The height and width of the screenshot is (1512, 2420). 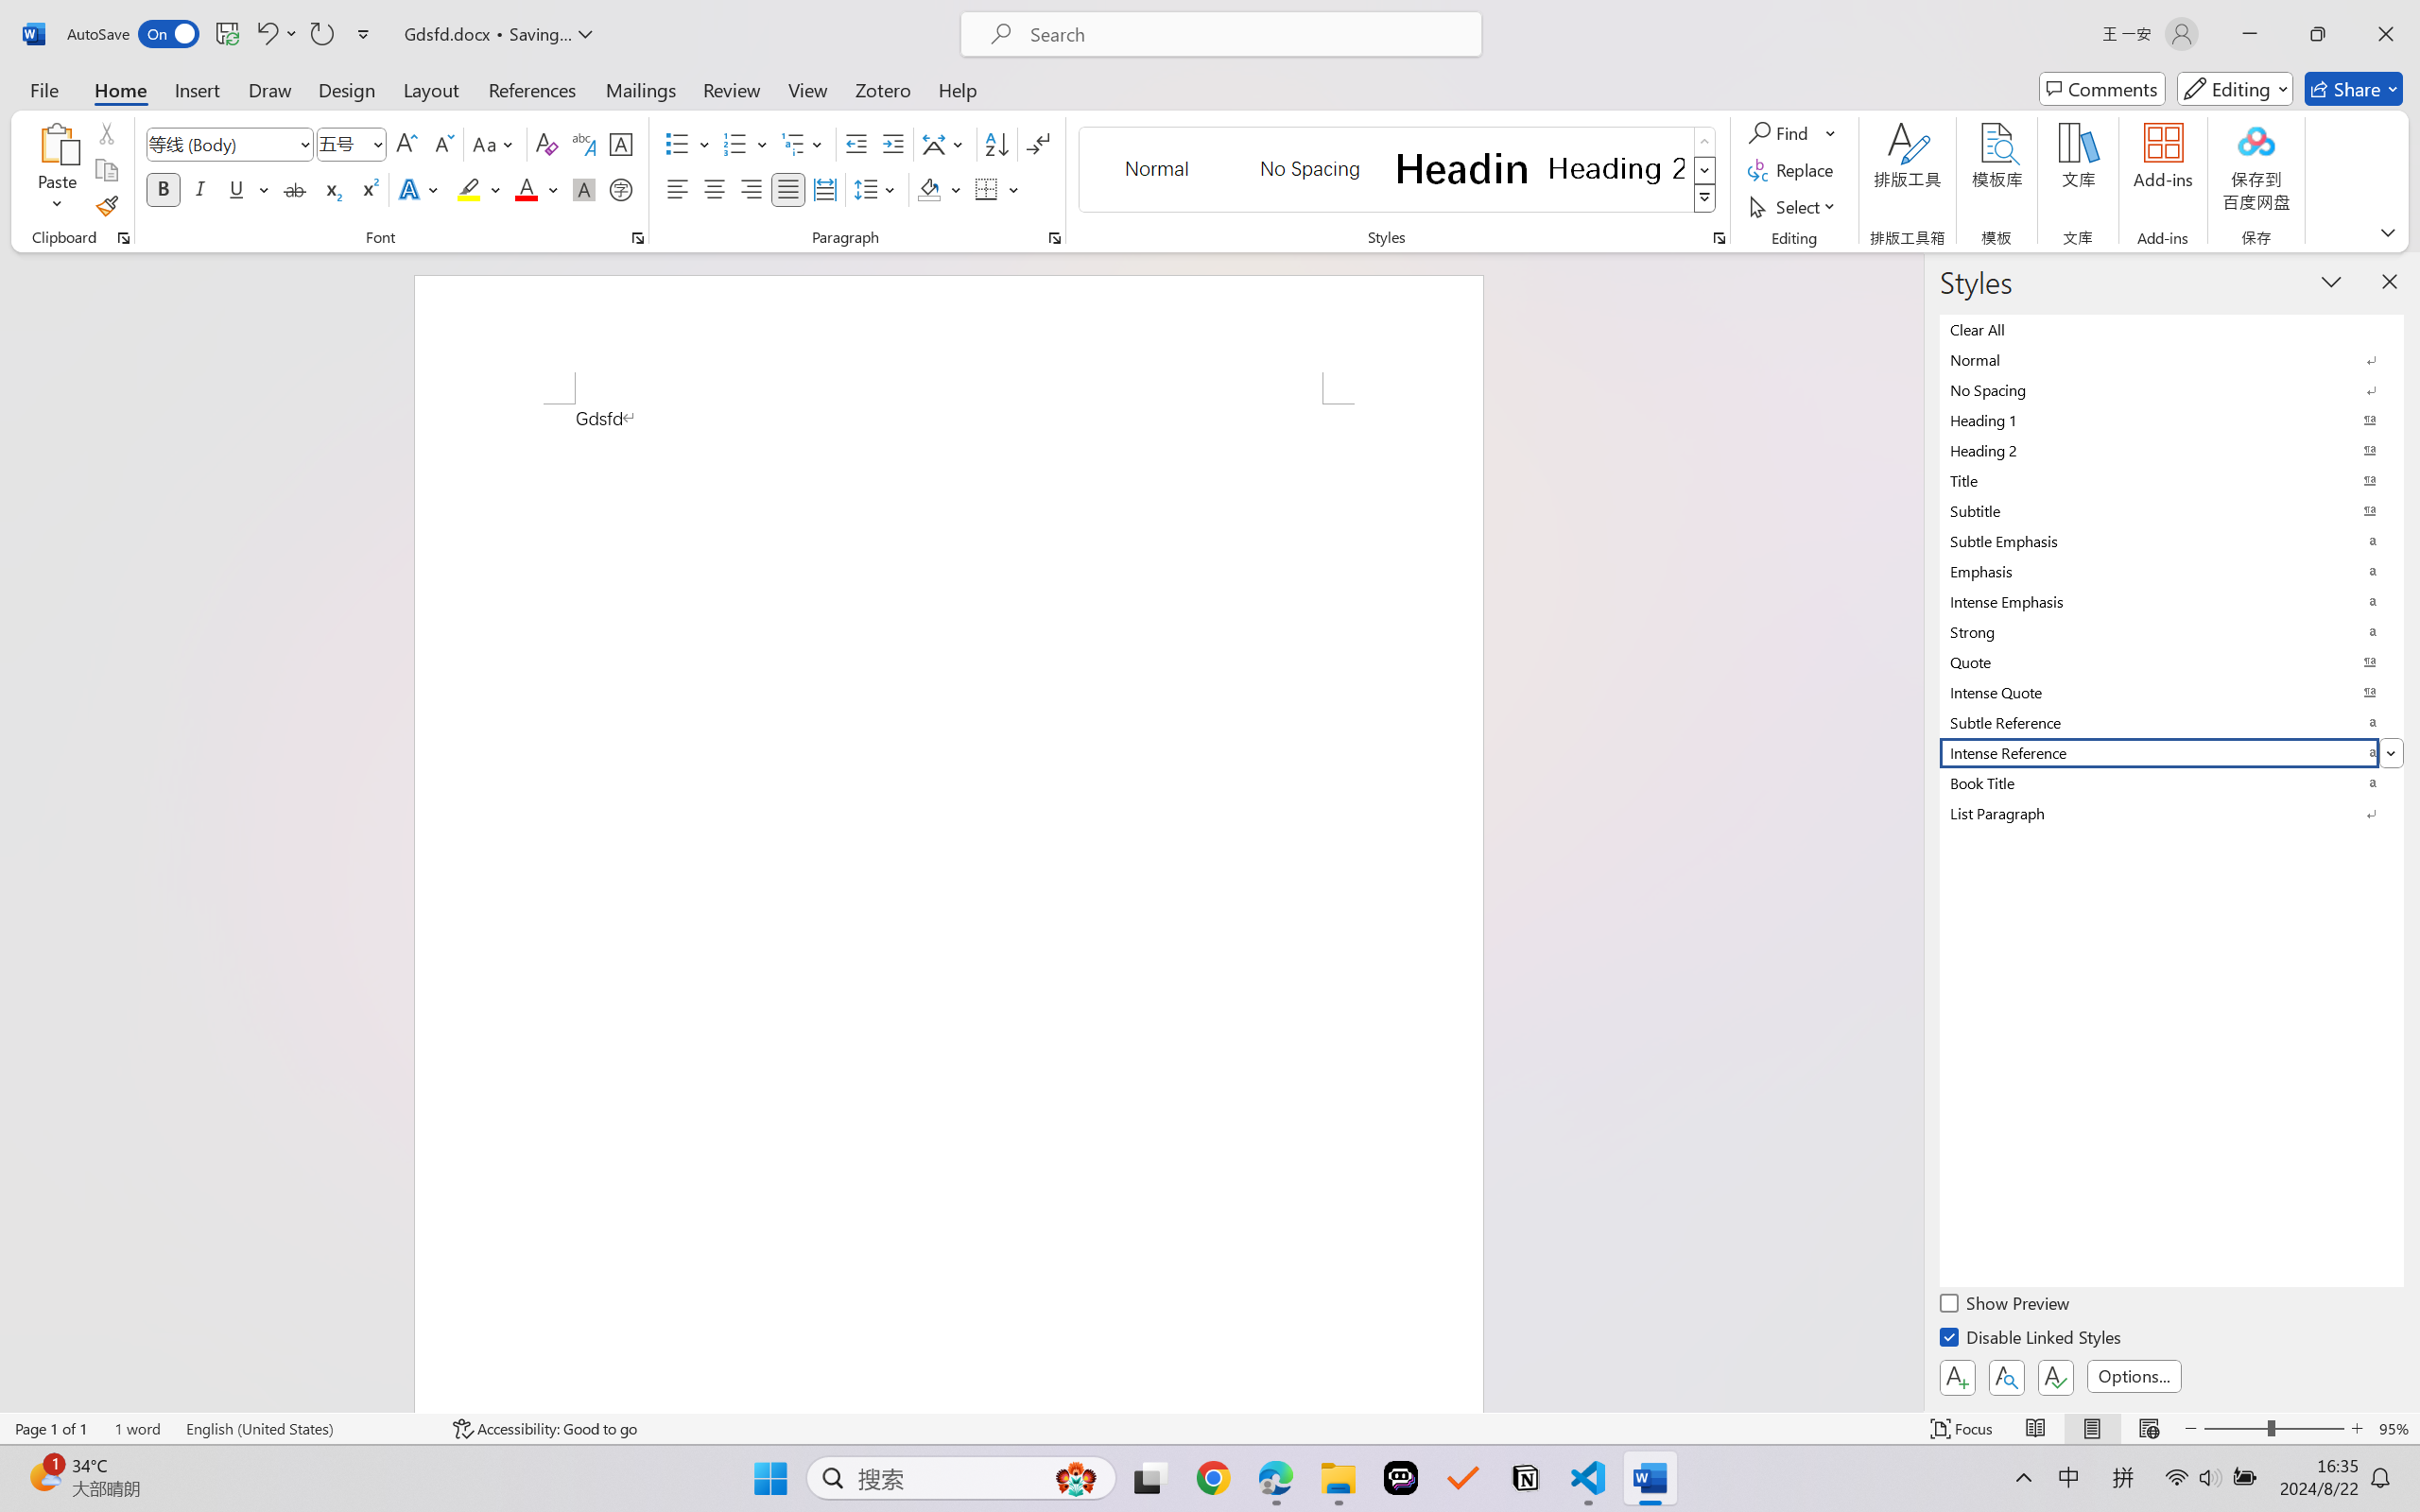 What do you see at coordinates (944, 144) in the screenshot?
I see `'Asian Layout'` at bounding box center [944, 144].